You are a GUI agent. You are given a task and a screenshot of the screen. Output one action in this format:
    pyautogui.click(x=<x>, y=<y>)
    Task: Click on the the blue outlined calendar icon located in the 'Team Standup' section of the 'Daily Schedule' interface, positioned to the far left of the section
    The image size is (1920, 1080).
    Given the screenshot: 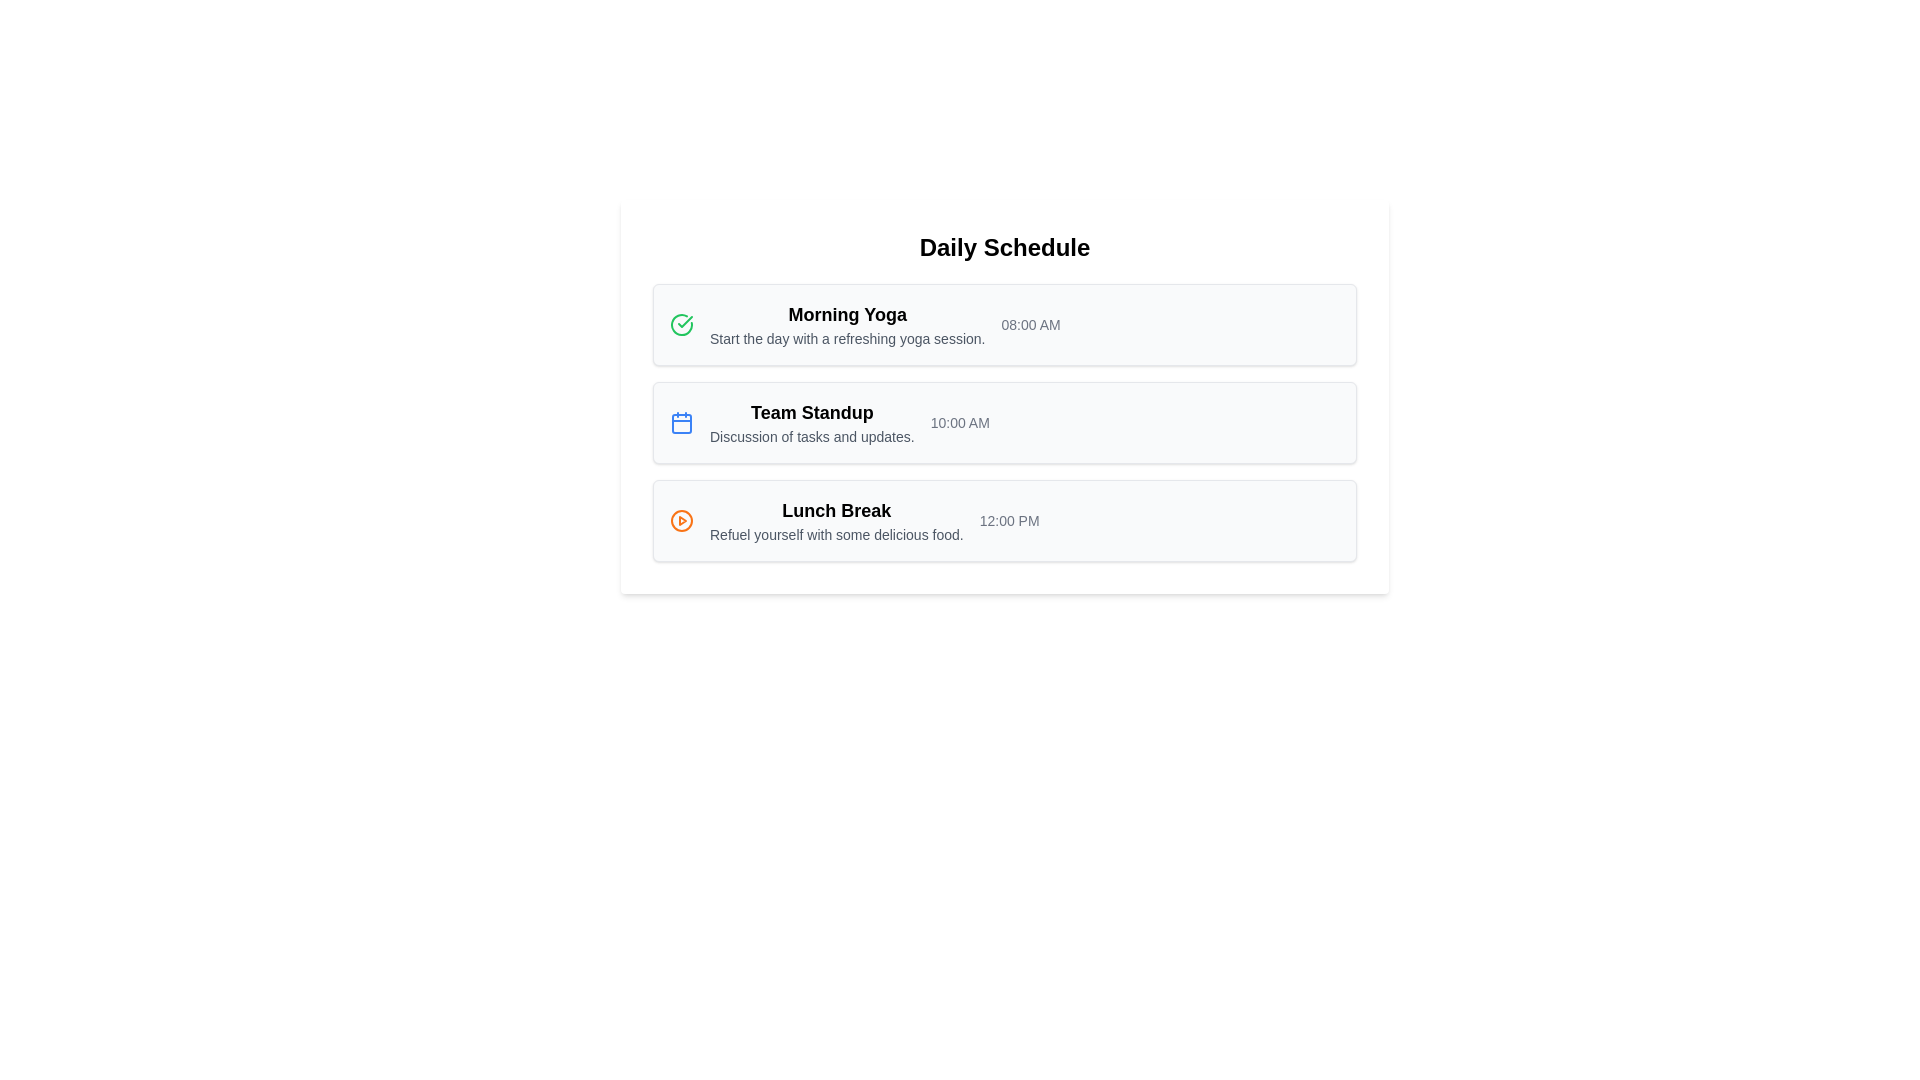 What is the action you would take?
    pyautogui.click(x=681, y=422)
    